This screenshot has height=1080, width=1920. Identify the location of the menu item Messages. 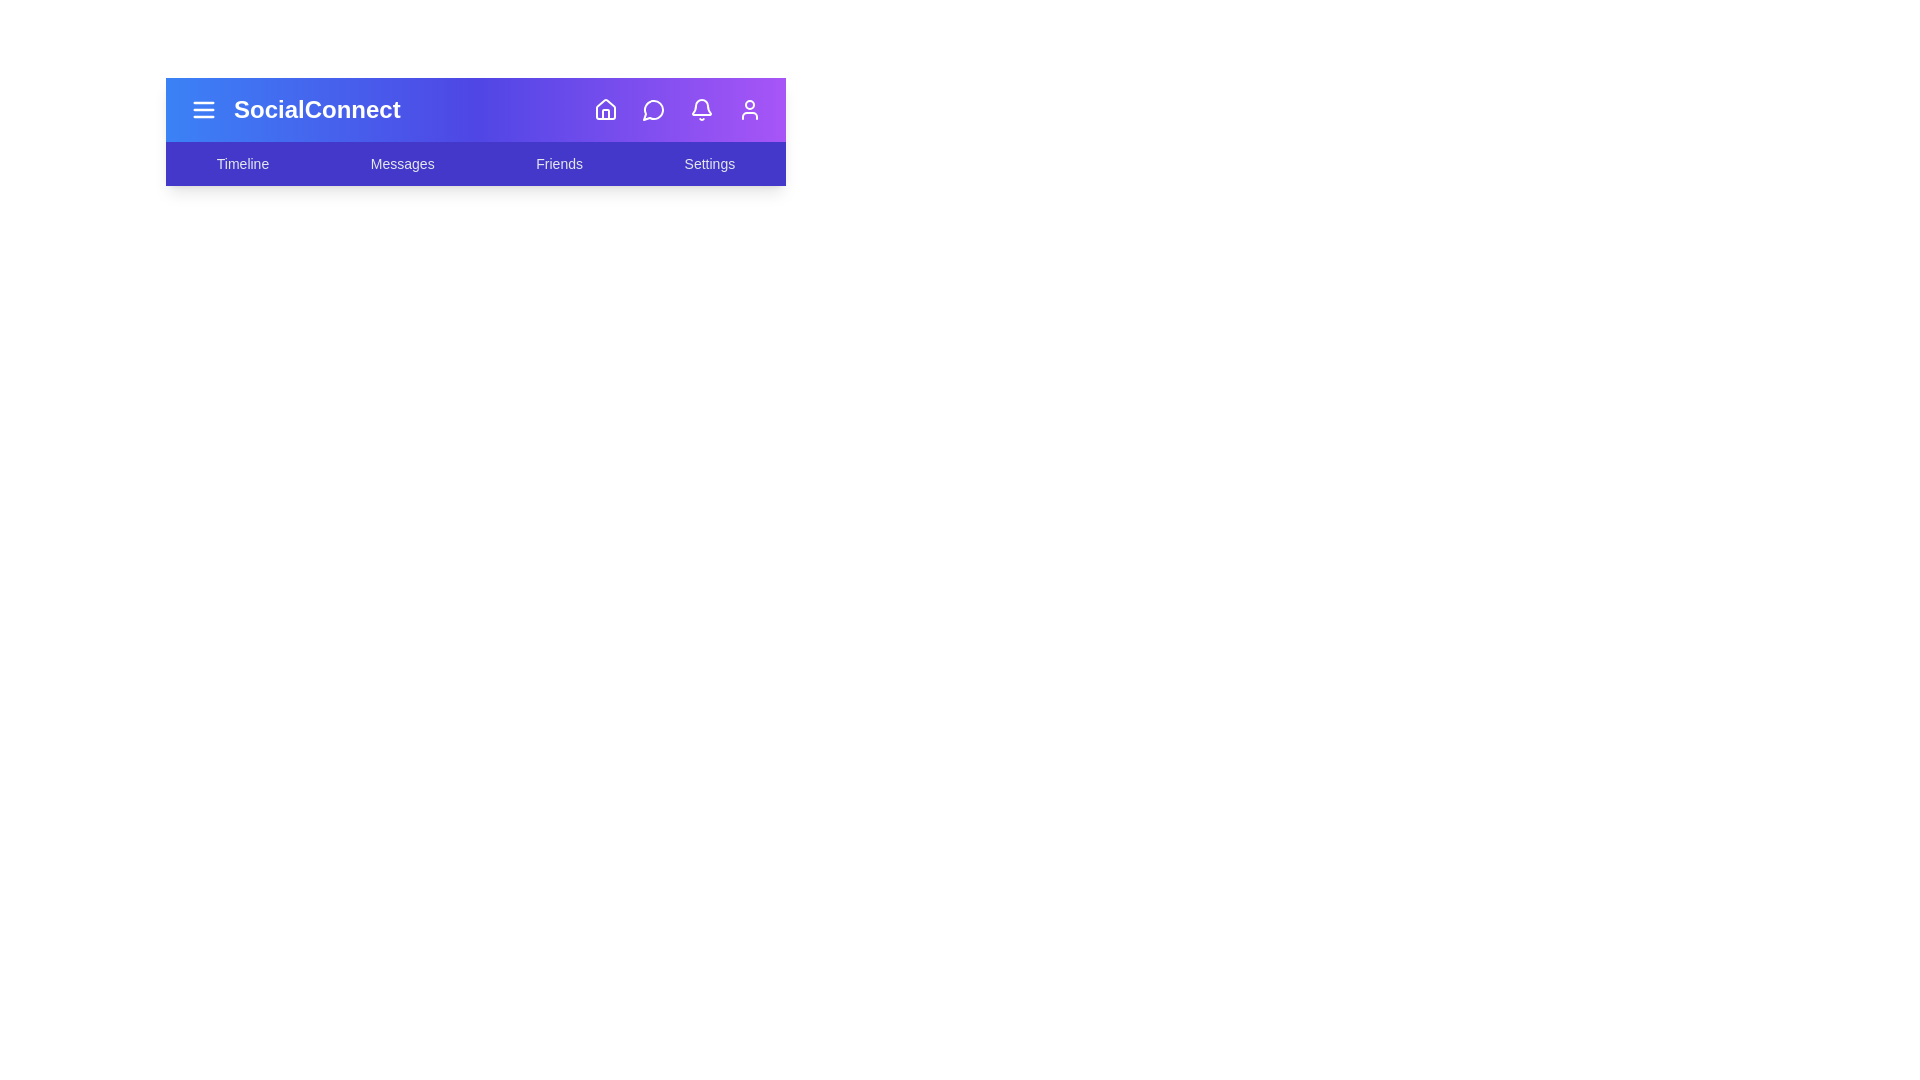
(401, 163).